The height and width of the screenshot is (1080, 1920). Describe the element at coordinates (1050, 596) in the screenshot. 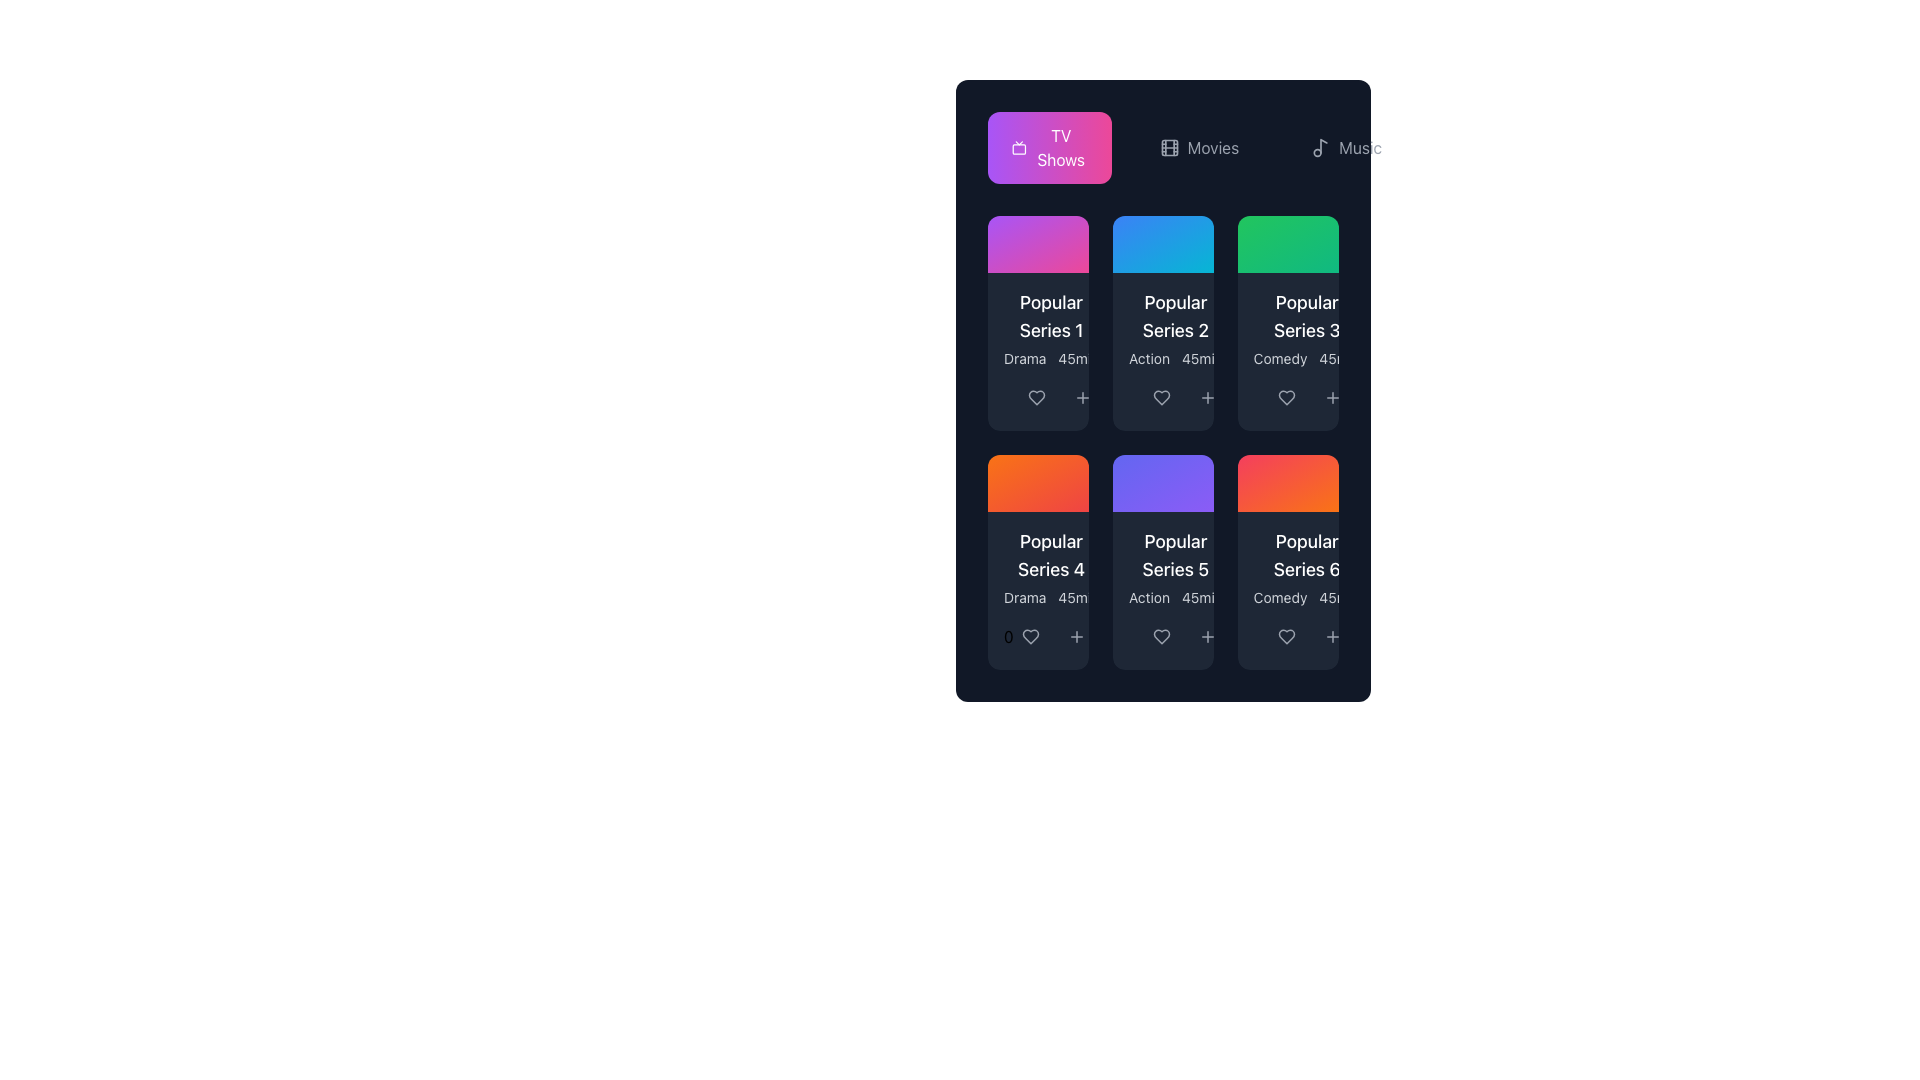

I see `the text label 'Drama · 45min' styled in a smaller, gray font, located beneath the title 'Popular Series 4' in the bottom-left section of the main card` at that location.